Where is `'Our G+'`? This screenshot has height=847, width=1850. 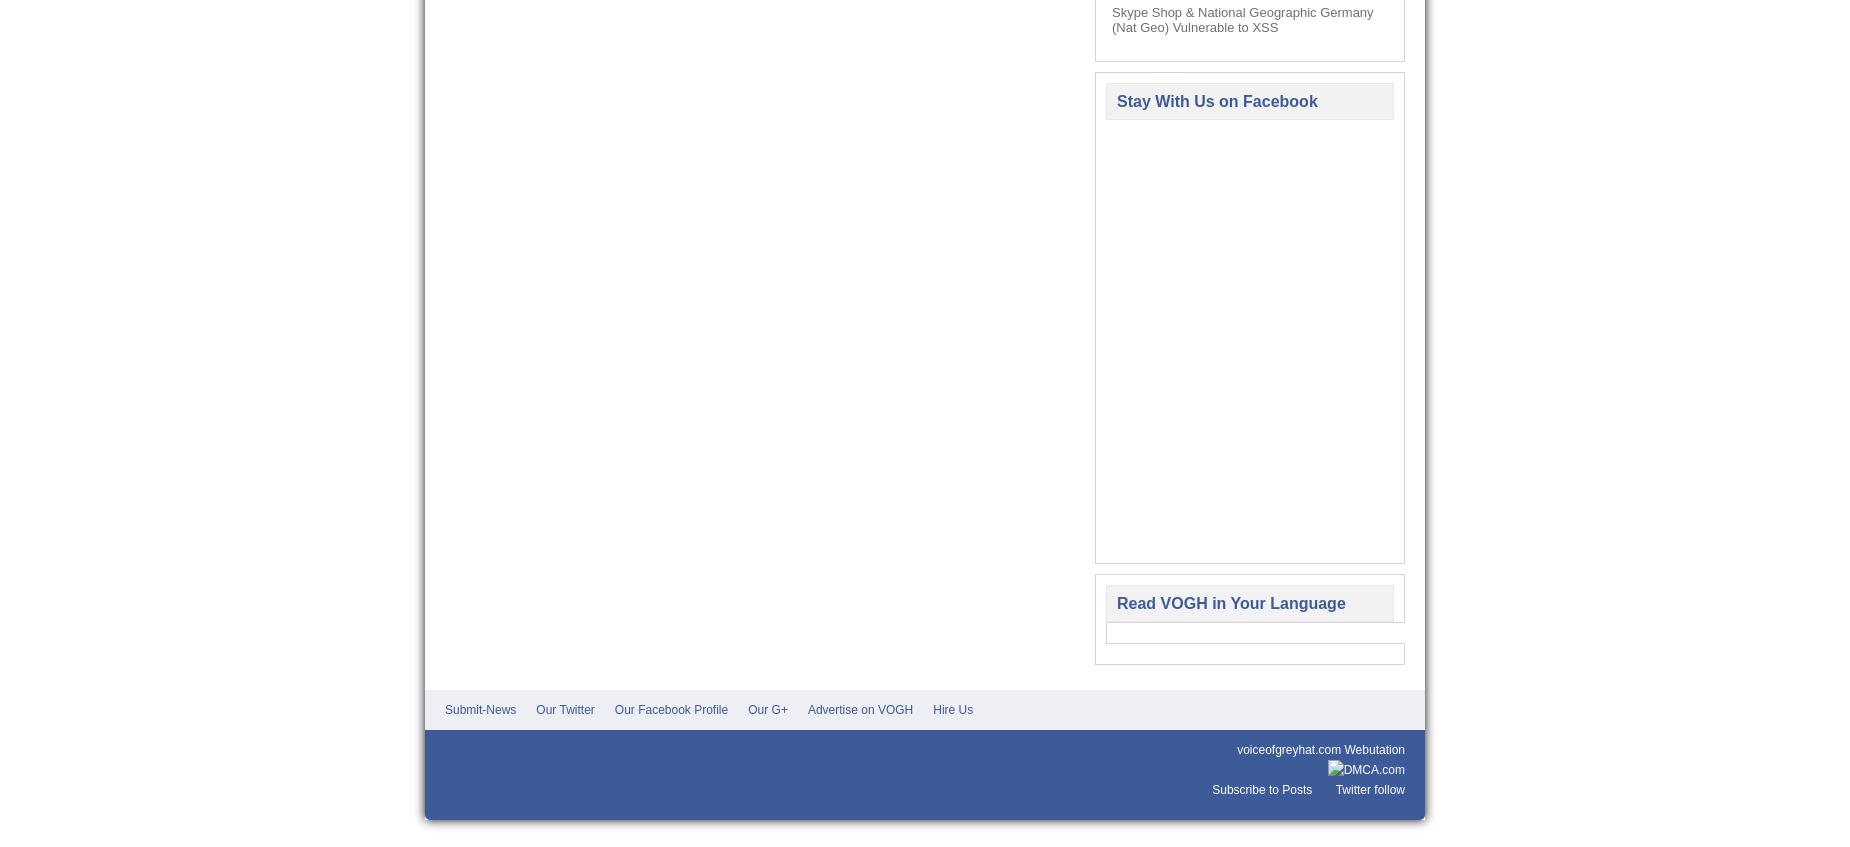 'Our G+' is located at coordinates (767, 710).